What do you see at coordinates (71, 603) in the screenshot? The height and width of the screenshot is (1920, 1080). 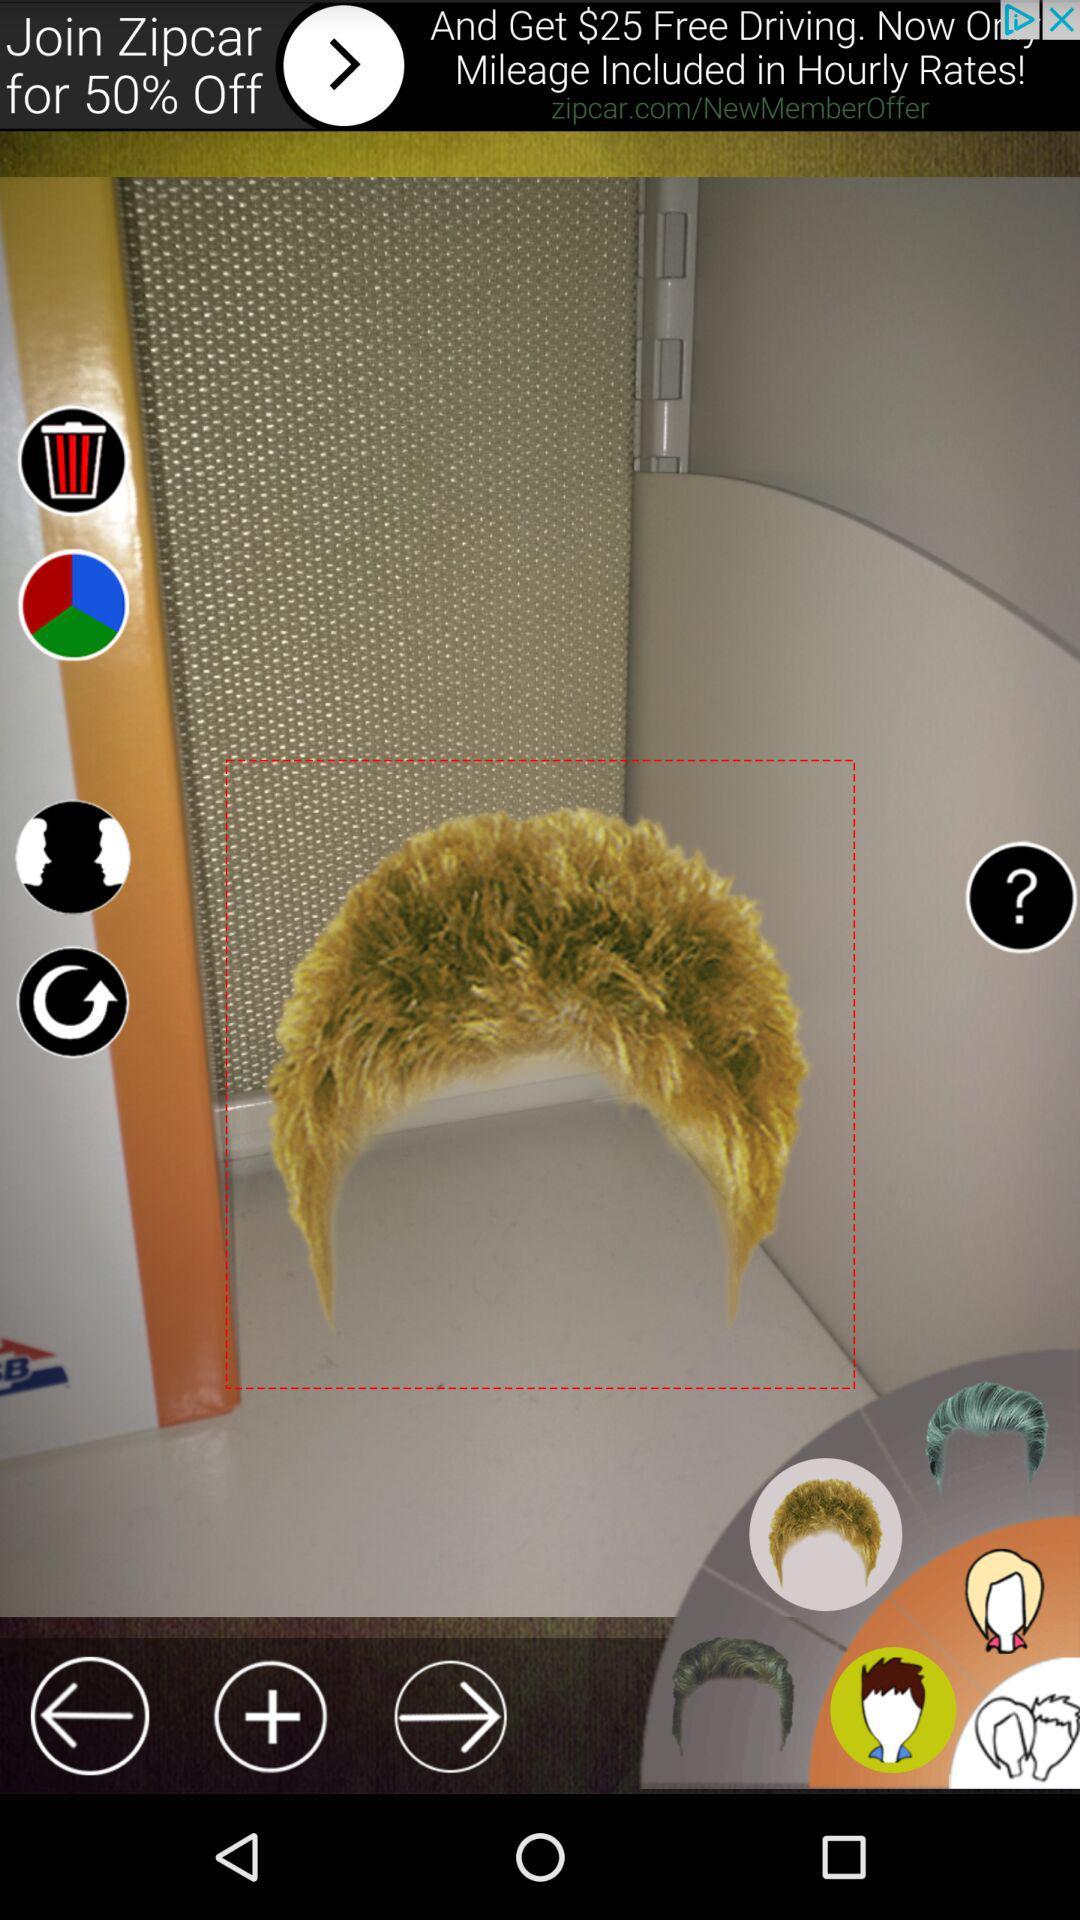 I see `color option` at bounding box center [71, 603].